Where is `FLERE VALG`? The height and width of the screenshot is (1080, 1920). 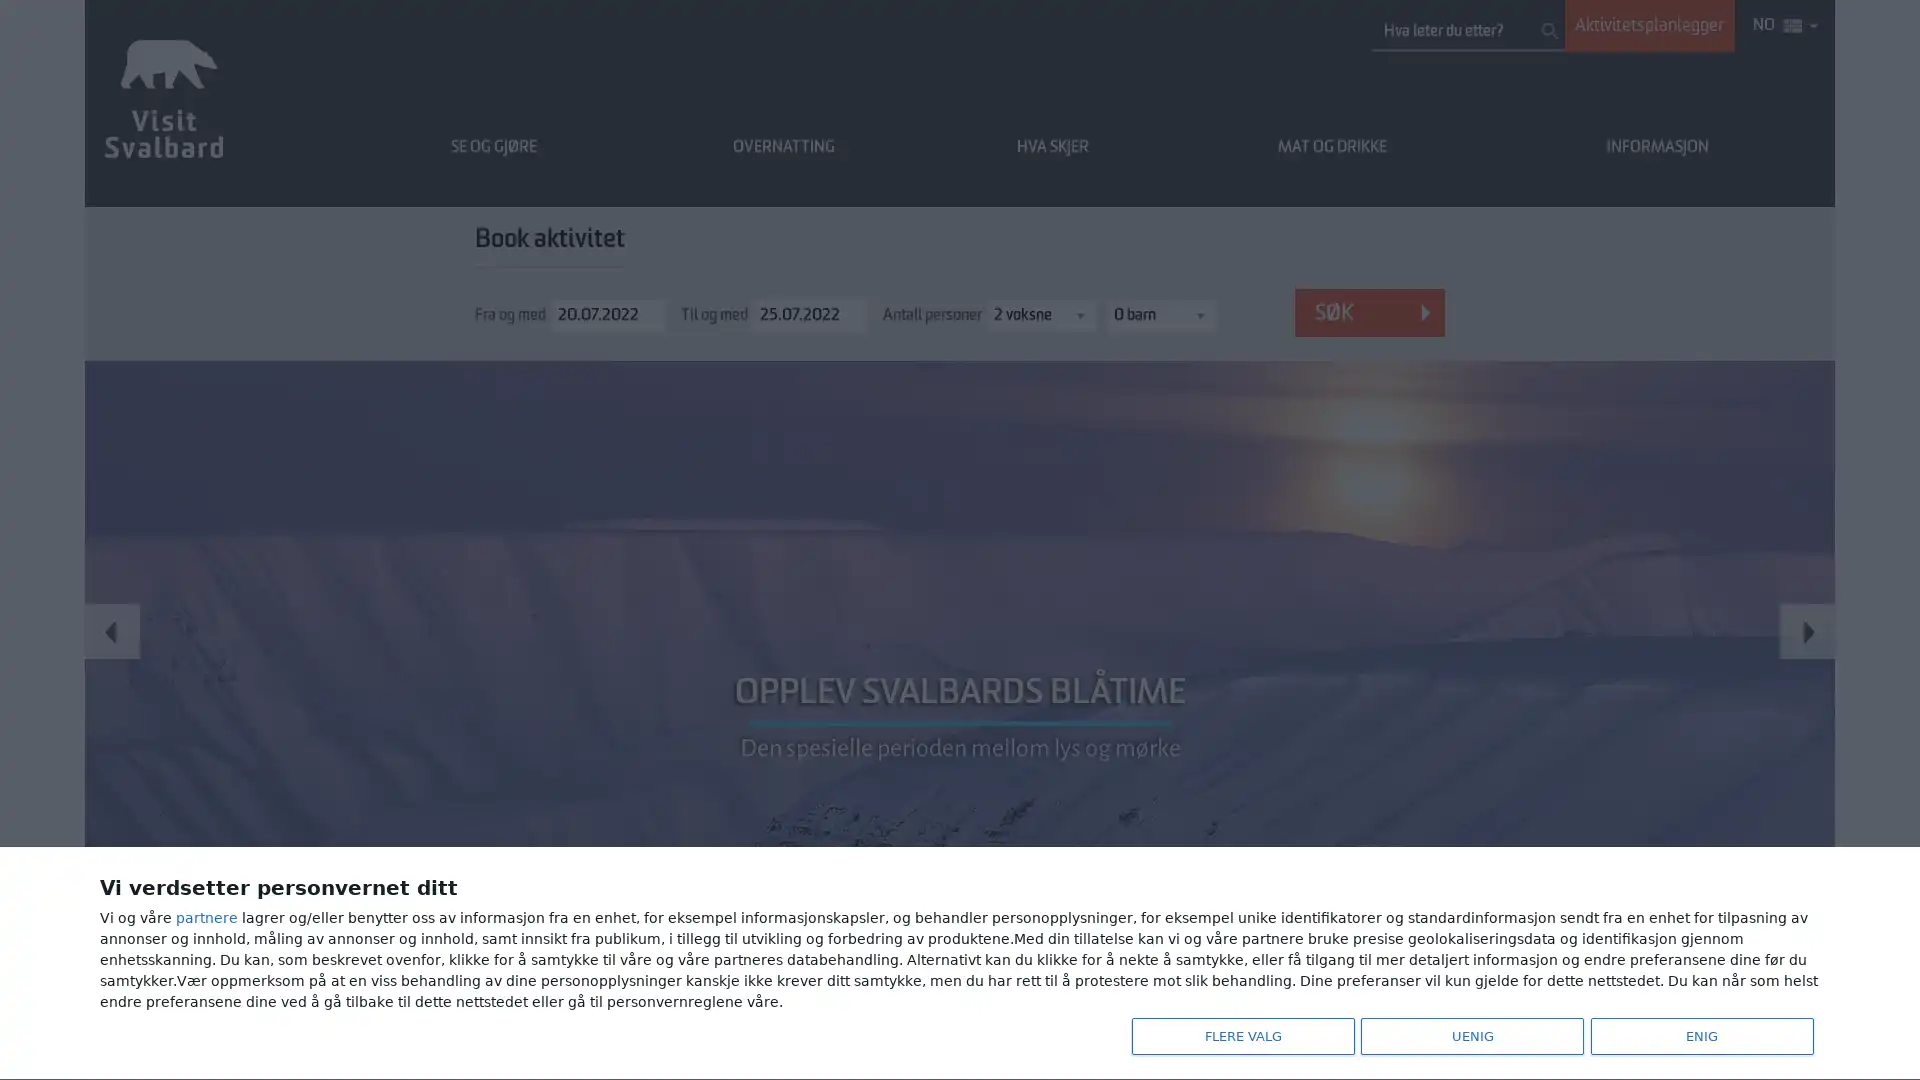
FLERE VALG is located at coordinates (1237, 1034).